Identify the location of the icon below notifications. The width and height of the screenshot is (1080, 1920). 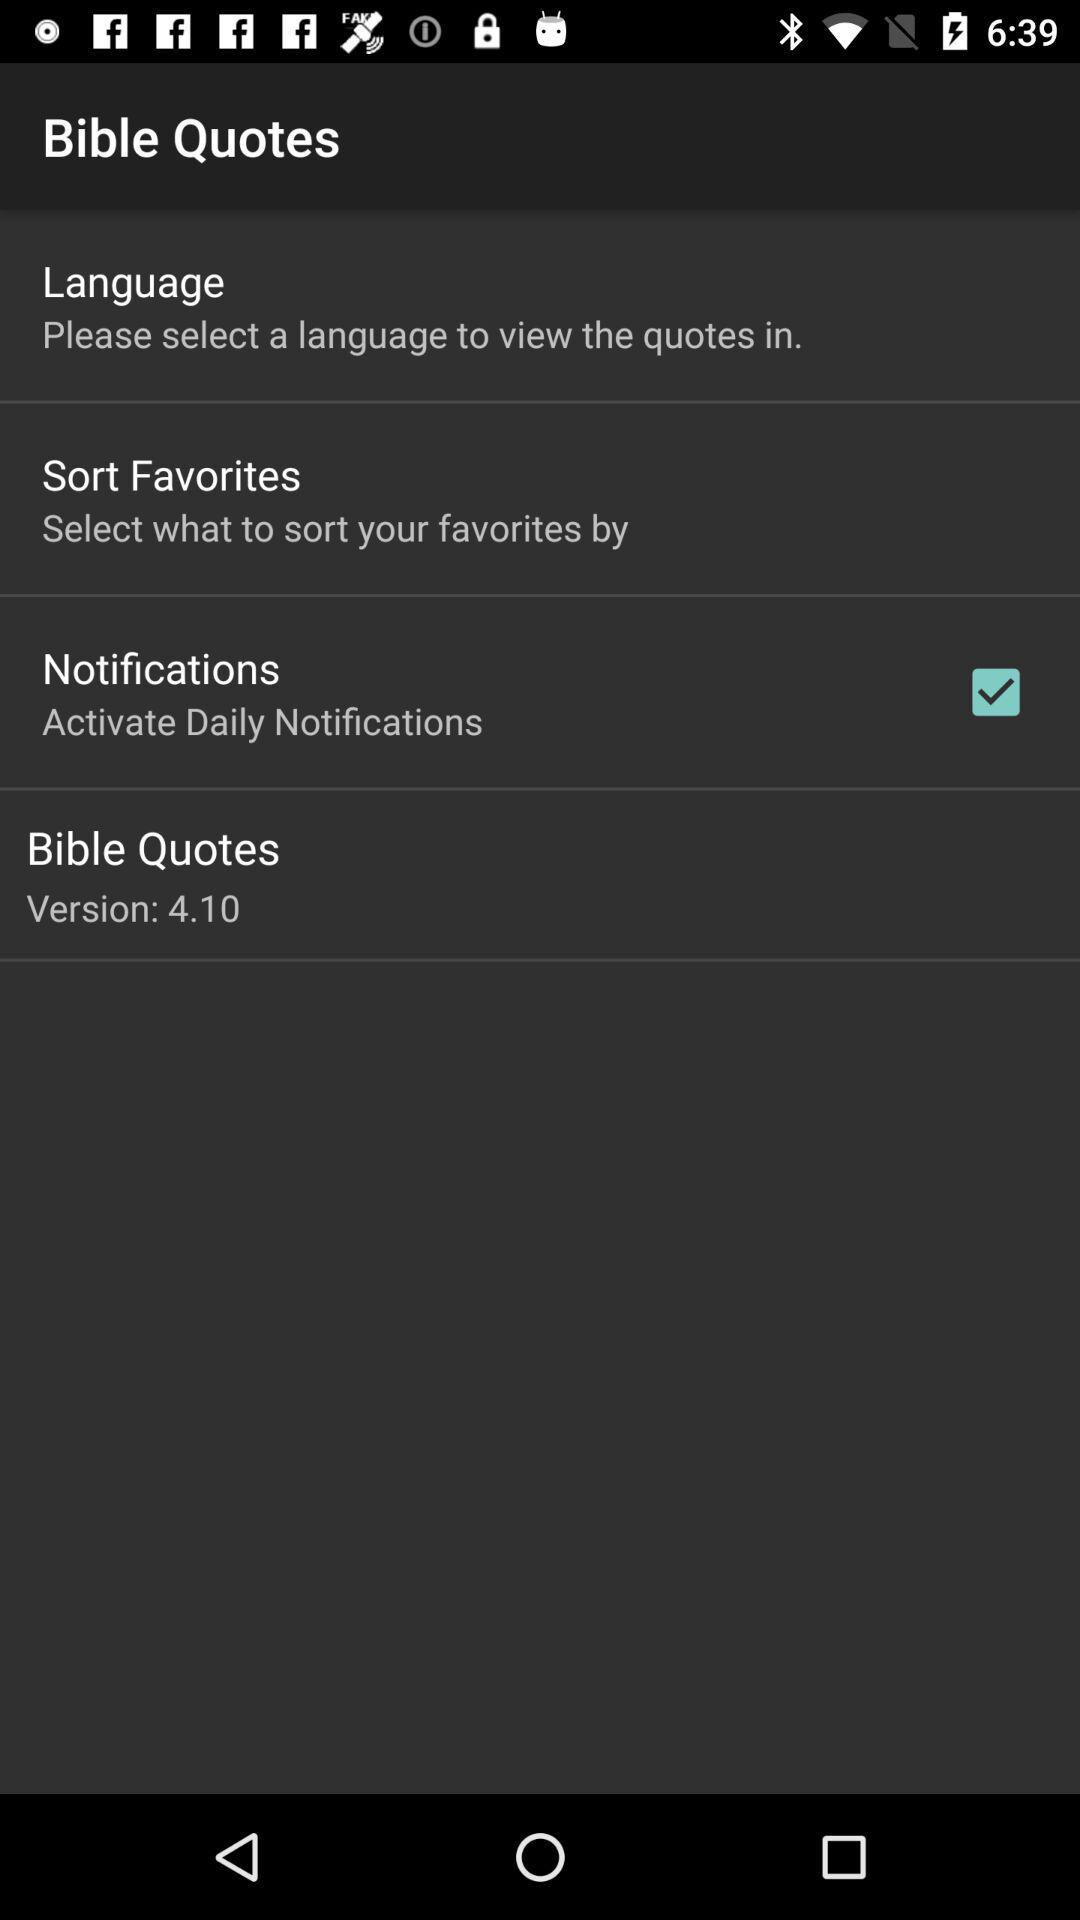
(261, 720).